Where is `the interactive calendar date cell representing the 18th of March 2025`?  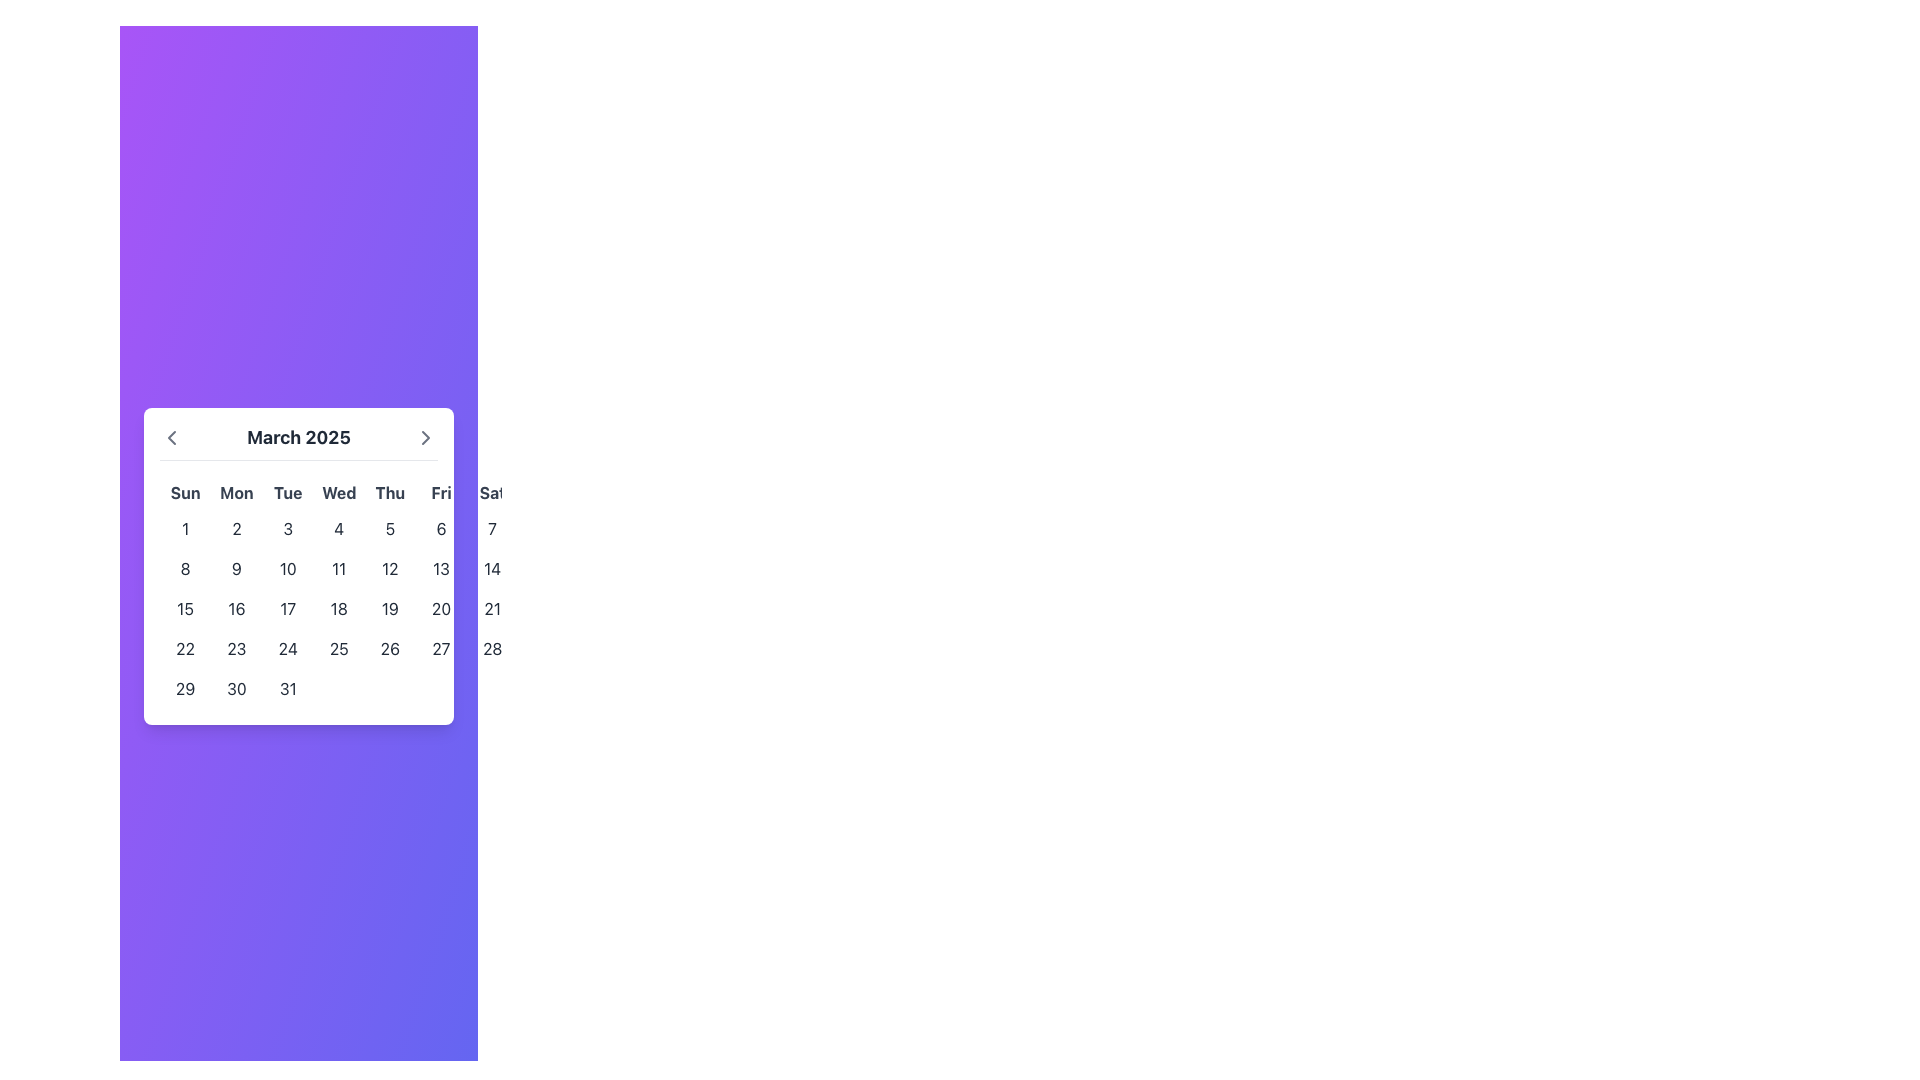 the interactive calendar date cell representing the 18th of March 2025 is located at coordinates (339, 607).